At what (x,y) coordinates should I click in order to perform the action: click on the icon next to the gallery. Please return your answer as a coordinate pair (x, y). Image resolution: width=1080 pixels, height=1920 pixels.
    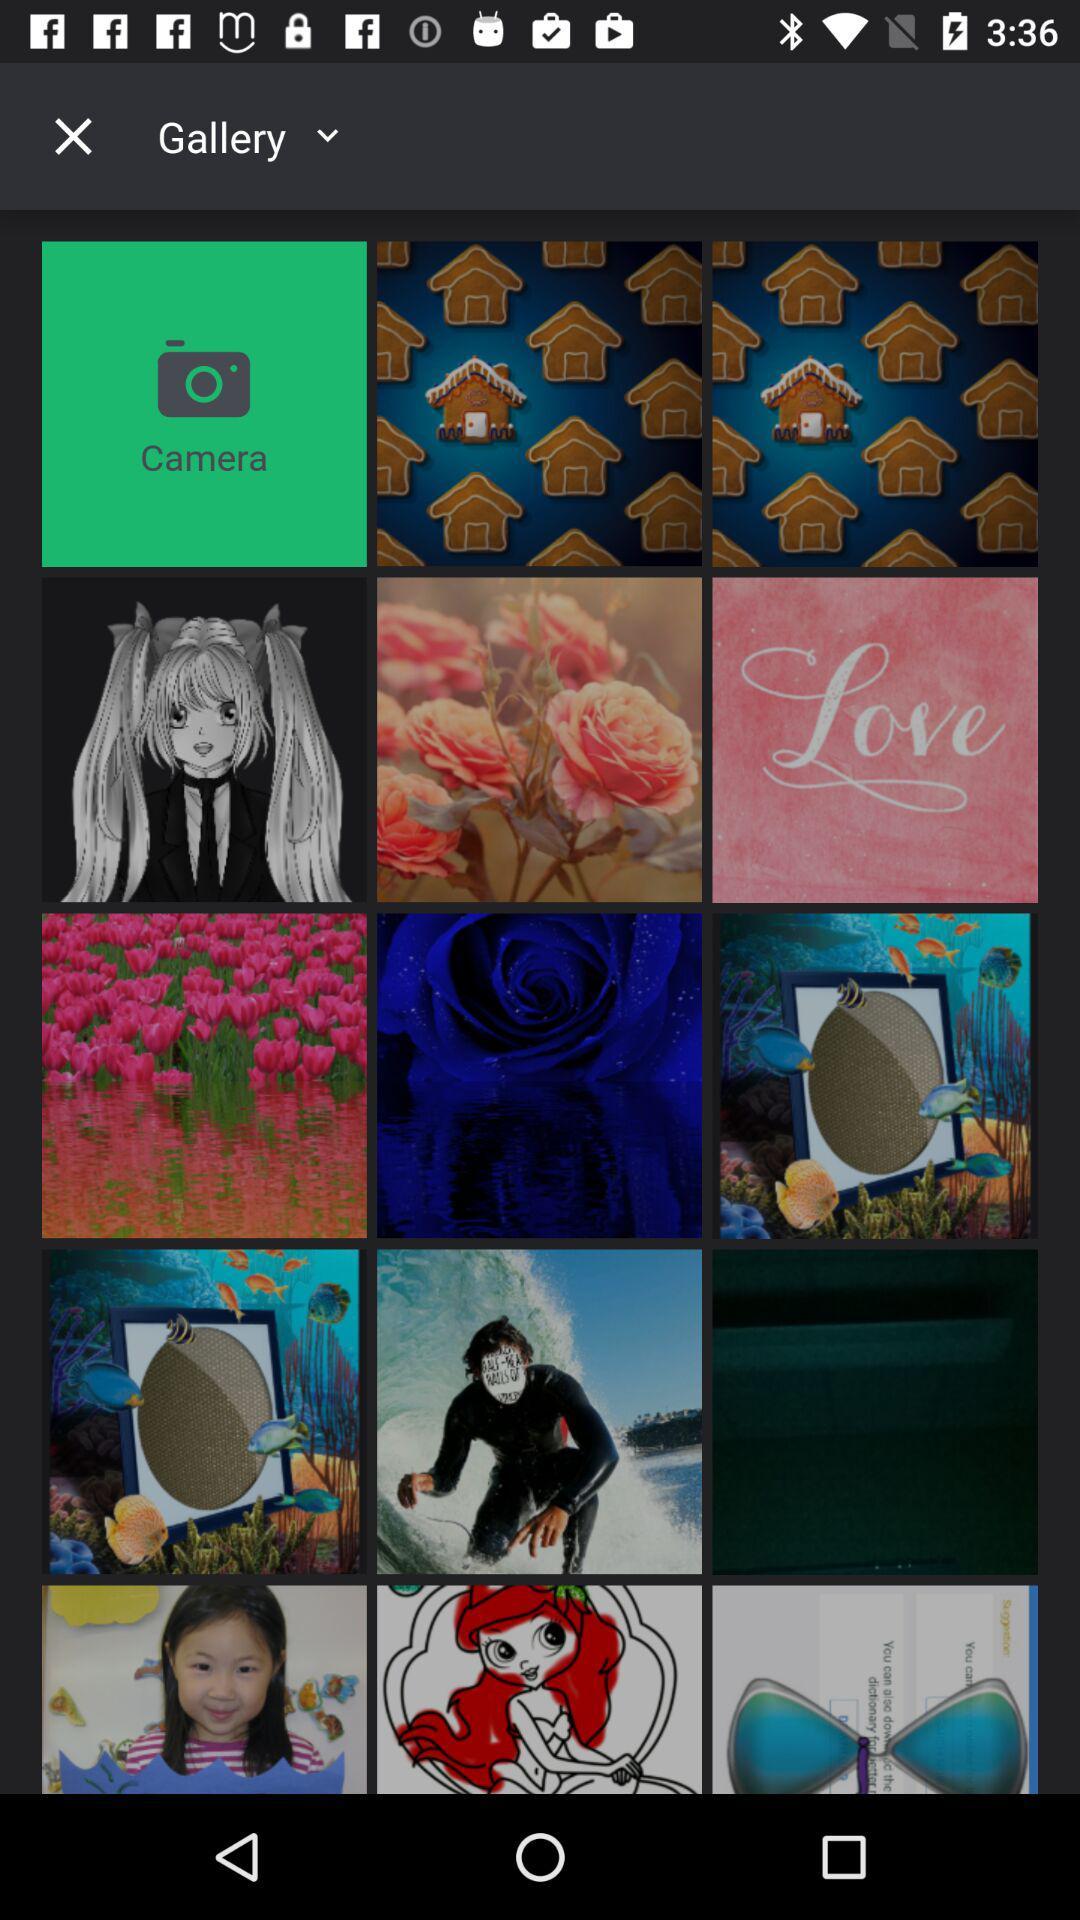
    Looking at the image, I should click on (72, 135).